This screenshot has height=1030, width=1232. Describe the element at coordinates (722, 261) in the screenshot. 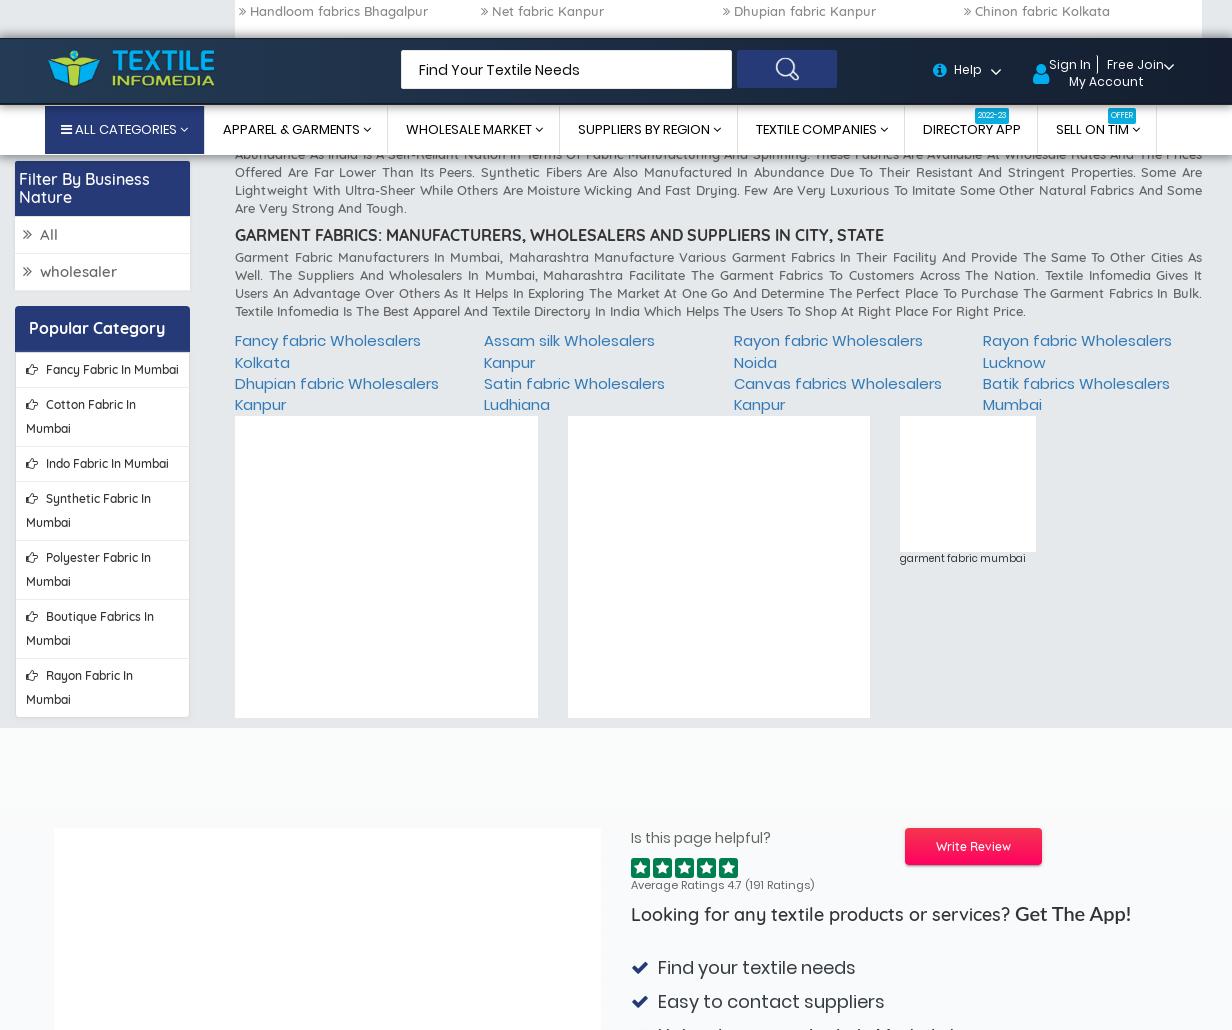

I see `'Average Ratings 4.7 (191 Ratings)'` at that location.